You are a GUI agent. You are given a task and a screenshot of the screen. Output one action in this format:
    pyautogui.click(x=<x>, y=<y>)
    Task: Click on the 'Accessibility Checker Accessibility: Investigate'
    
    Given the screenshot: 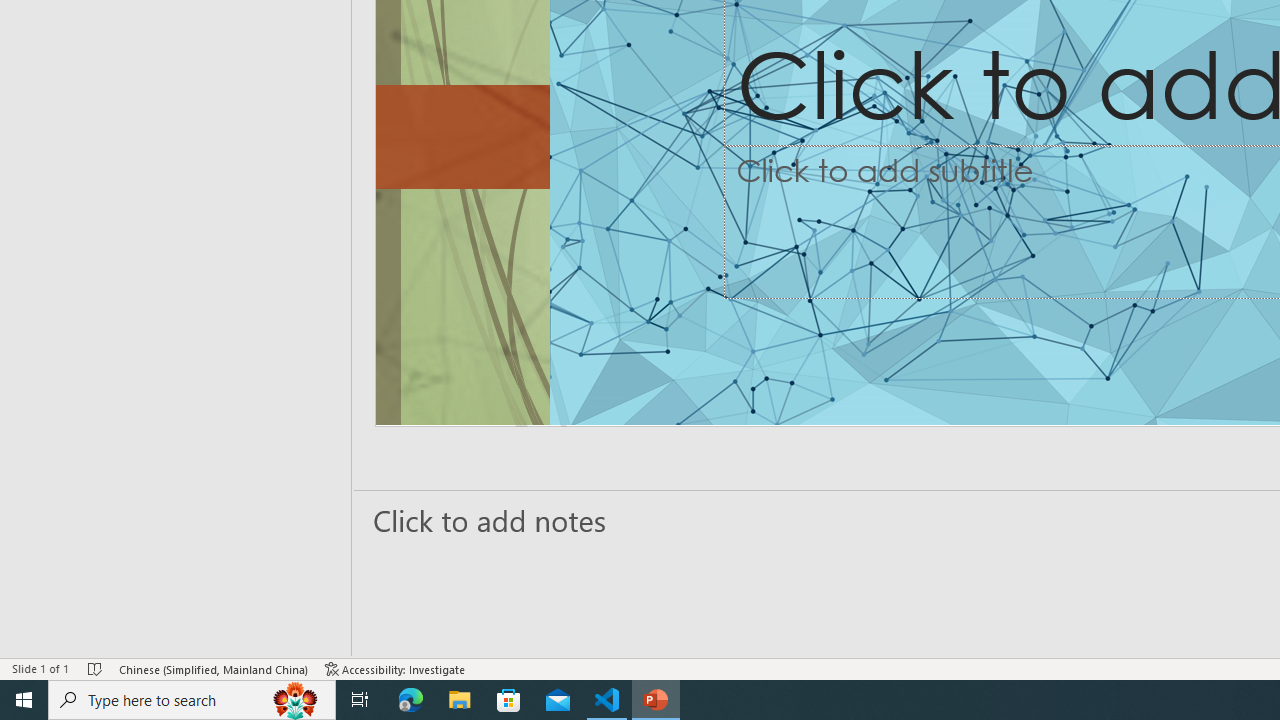 What is the action you would take?
    pyautogui.click(x=395, y=669)
    